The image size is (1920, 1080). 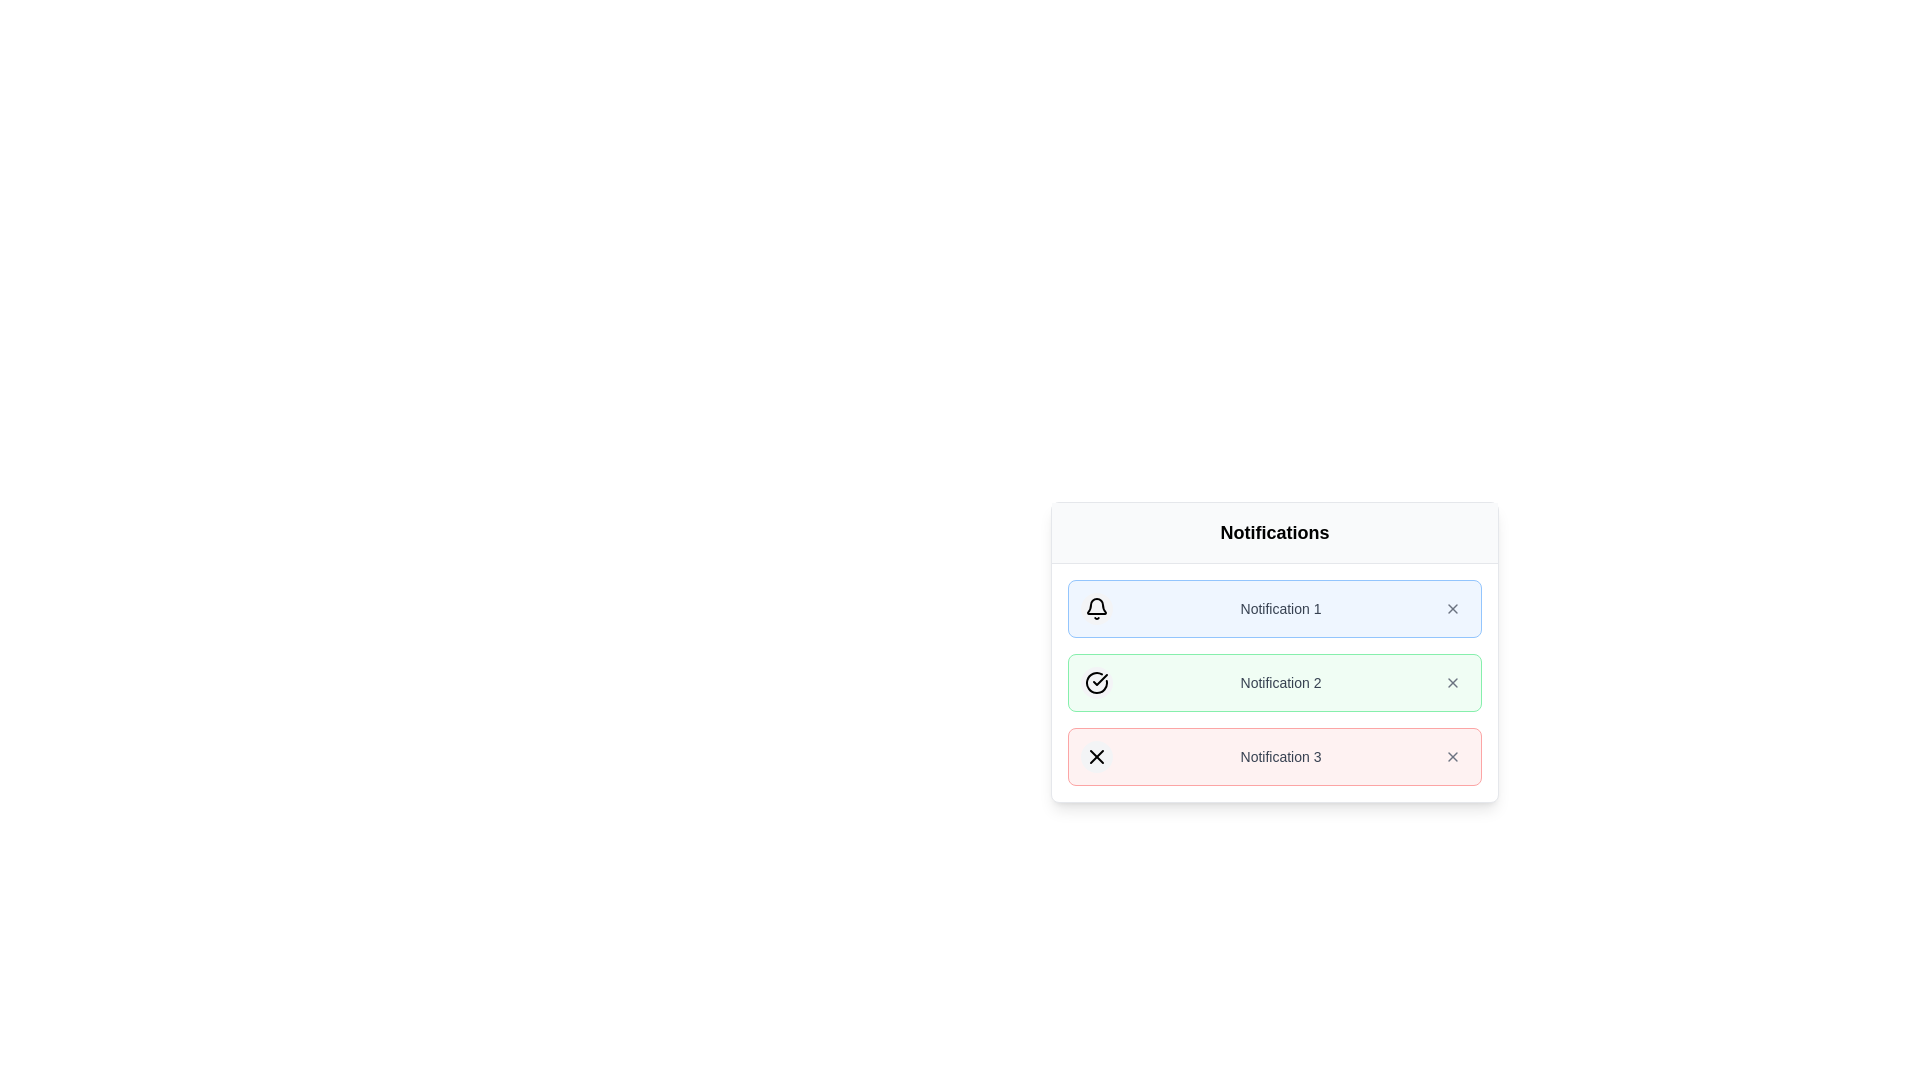 What do you see at coordinates (1281, 681) in the screenshot?
I see `the label containing the text 'Notification 2', which is styled with a subdued gray color on a light green background, centrally aligned within a green-bordered rectangular card` at bounding box center [1281, 681].